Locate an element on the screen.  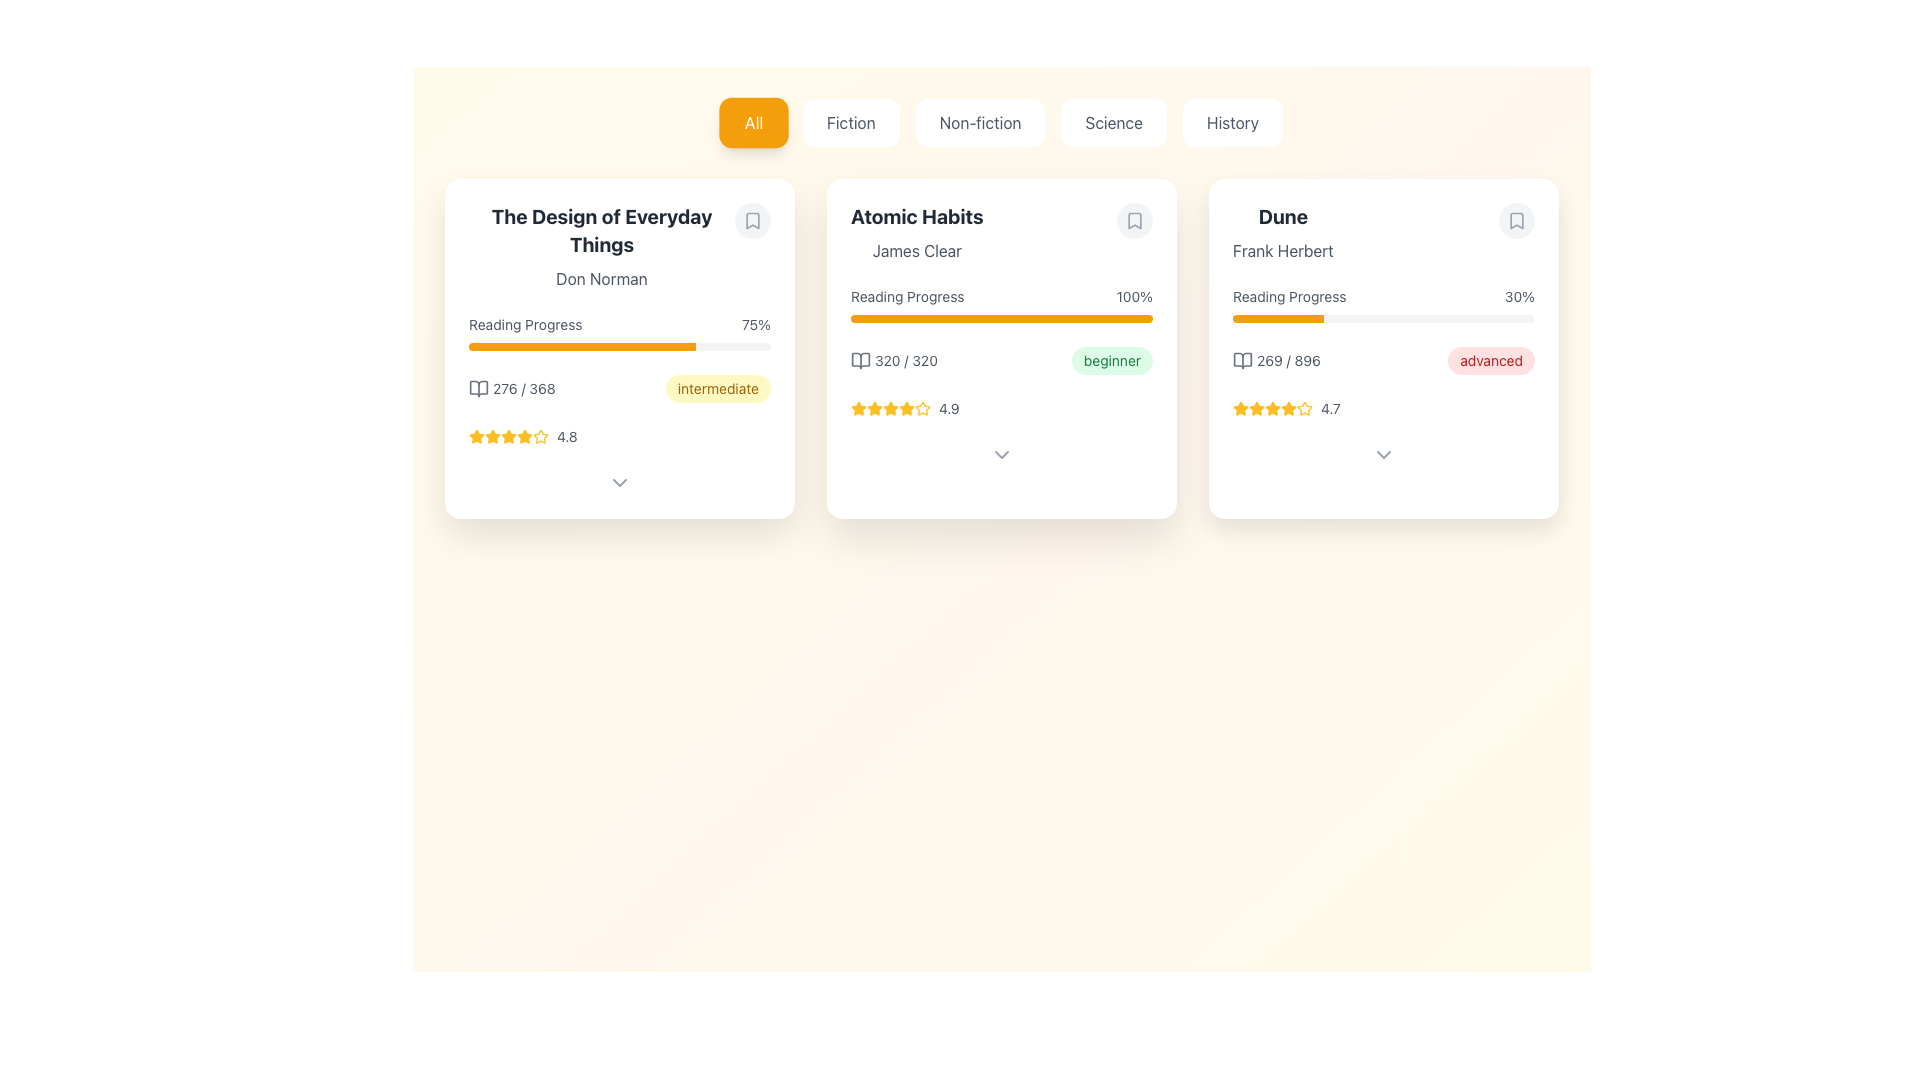
the third rating star icon in the sequence of five stars on the 'Dune' card is located at coordinates (1271, 407).